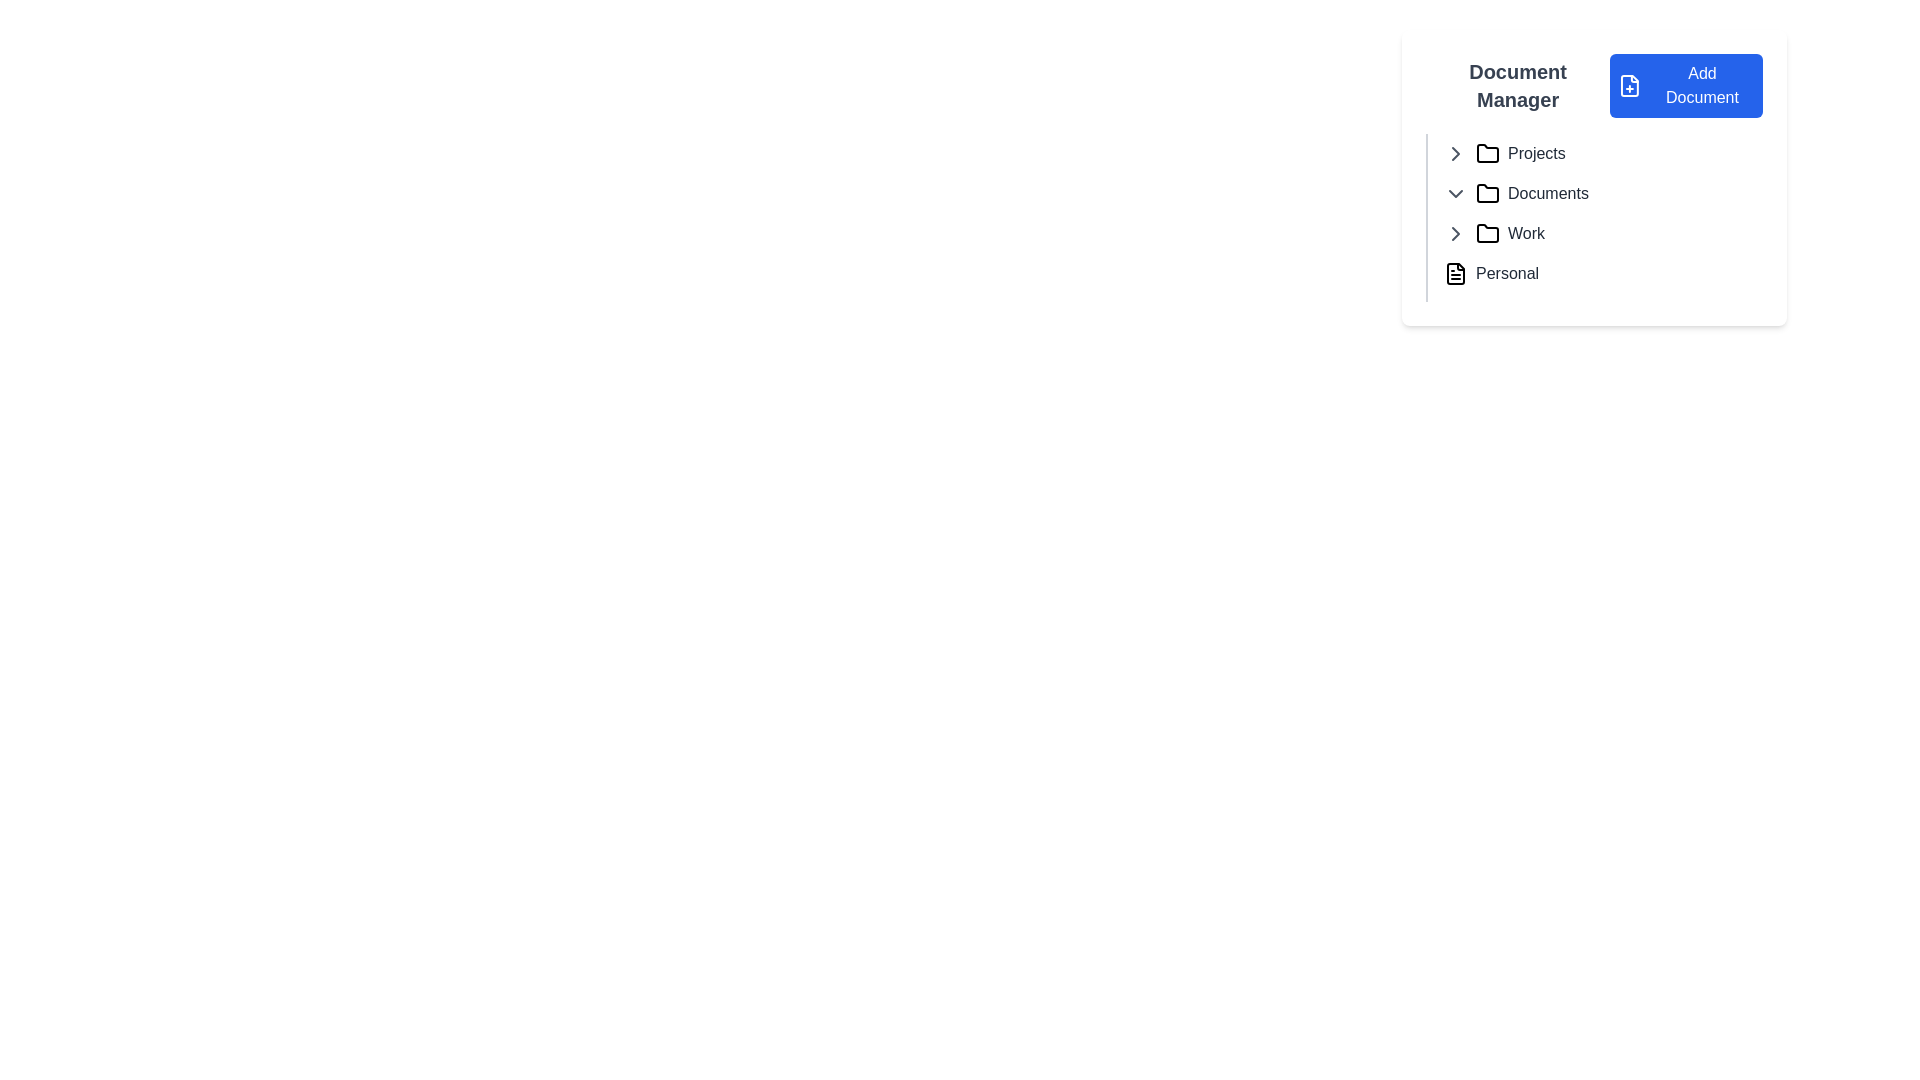 The image size is (1920, 1080). Describe the element at coordinates (1455, 273) in the screenshot. I see `the document icon located in the 'Document Manager' section, adjacent to the label 'Personal'` at that location.